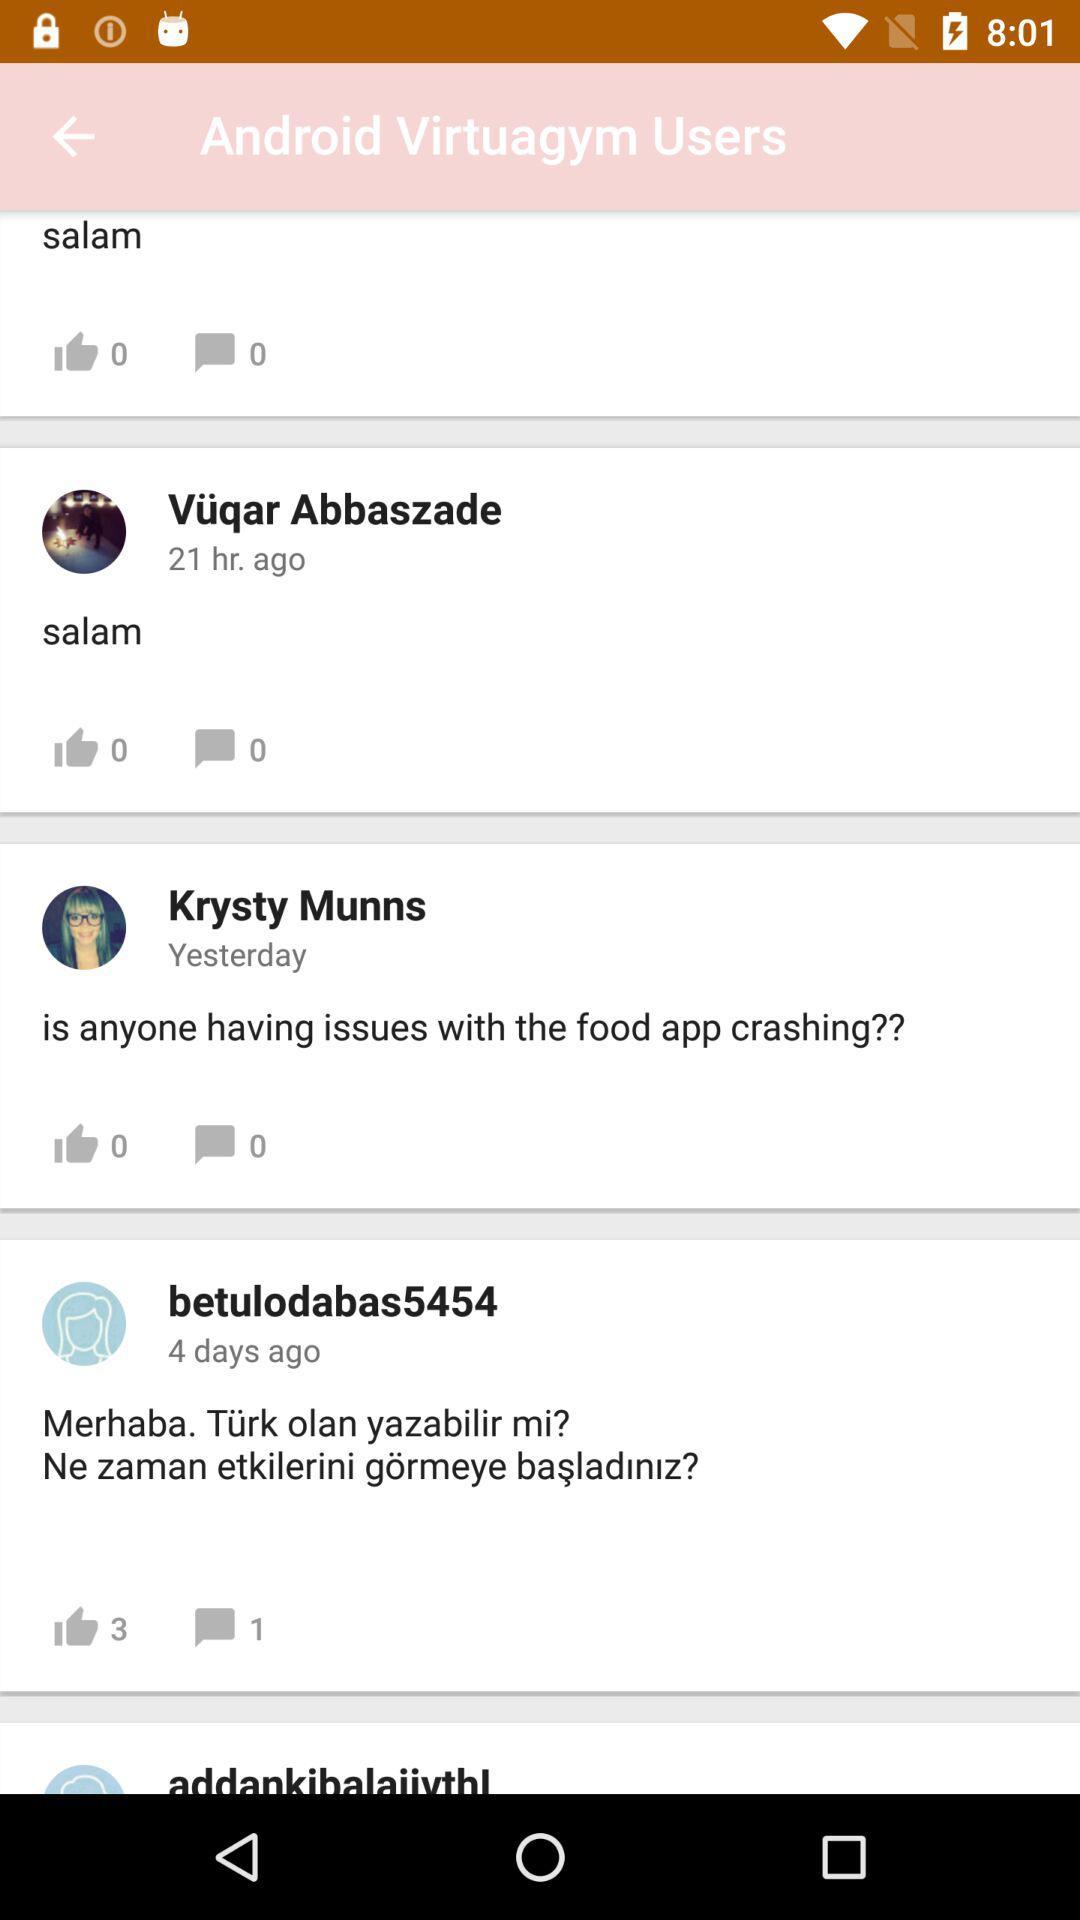 This screenshot has height=1920, width=1080. Describe the element at coordinates (376, 1465) in the screenshot. I see `the item below the 4 days ago` at that location.